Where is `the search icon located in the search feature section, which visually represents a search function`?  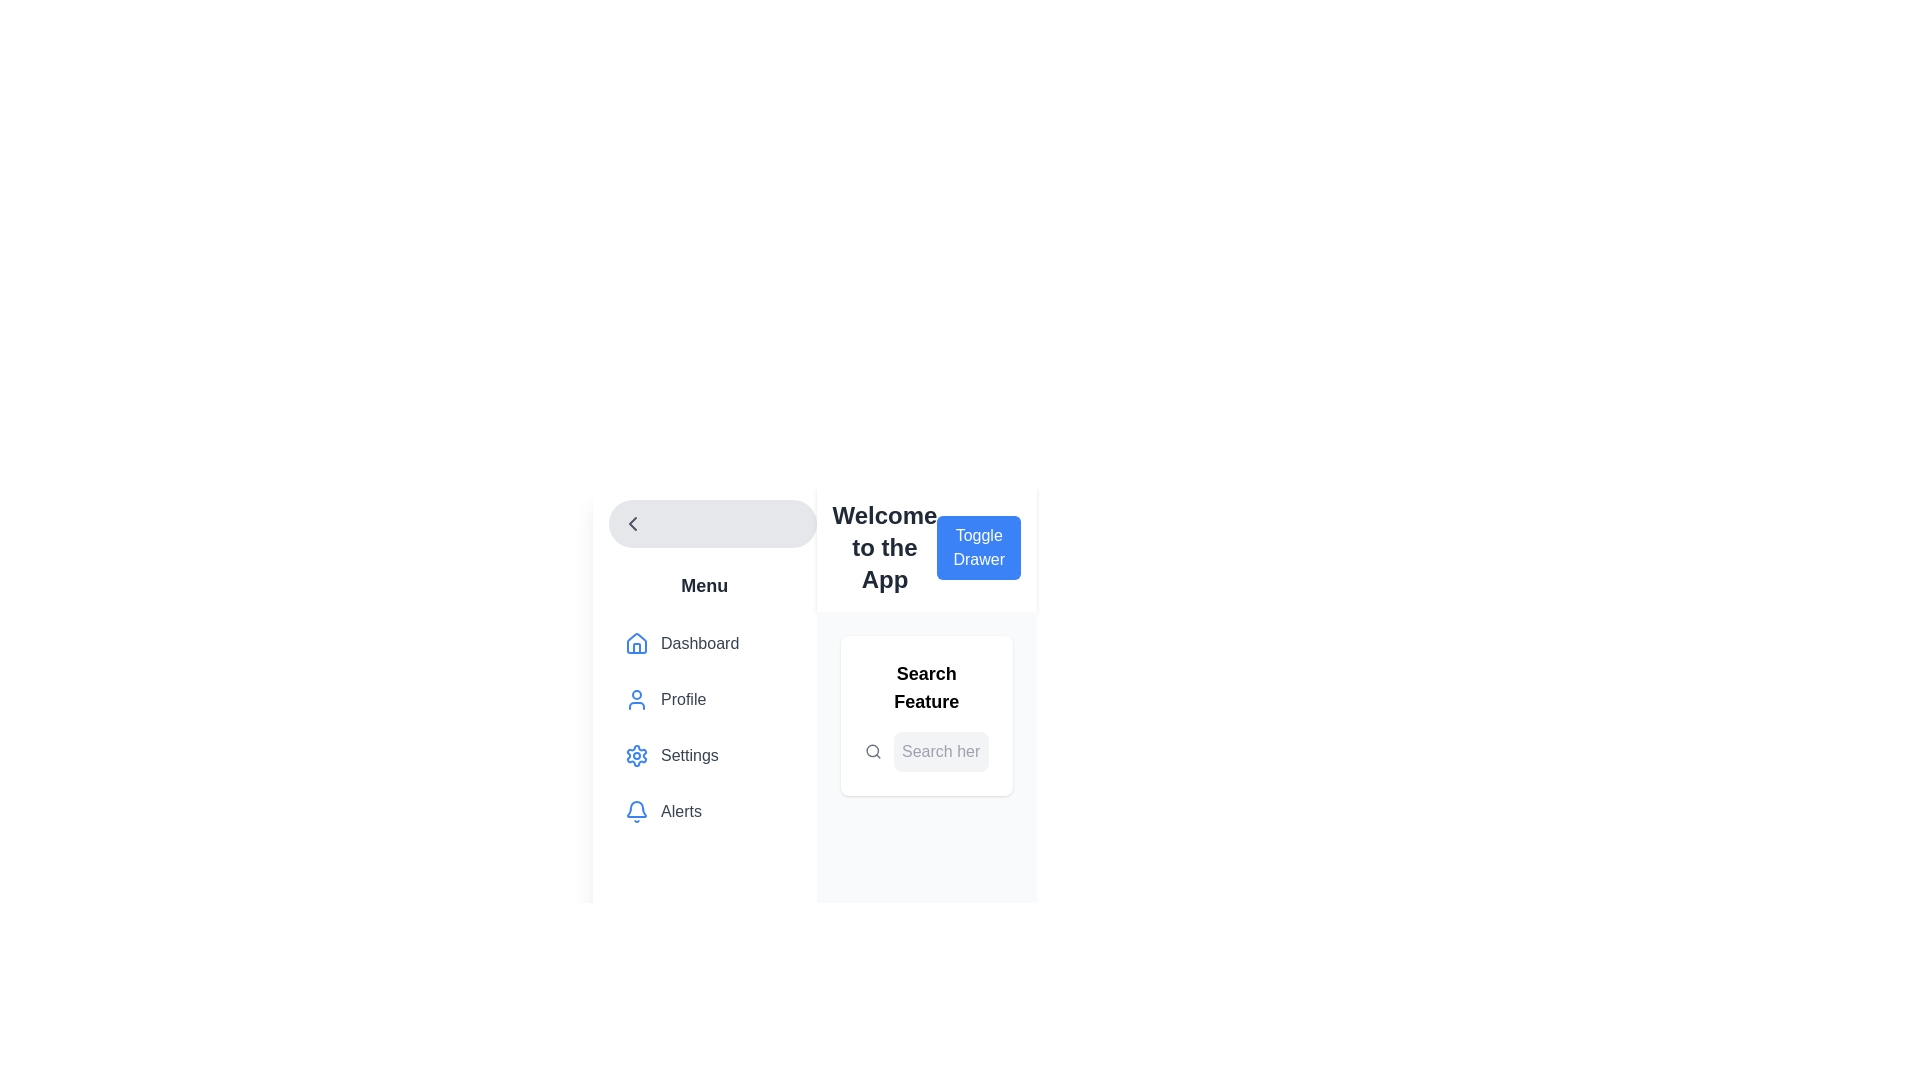 the search icon located in the search feature section, which visually represents a search function is located at coordinates (872, 751).